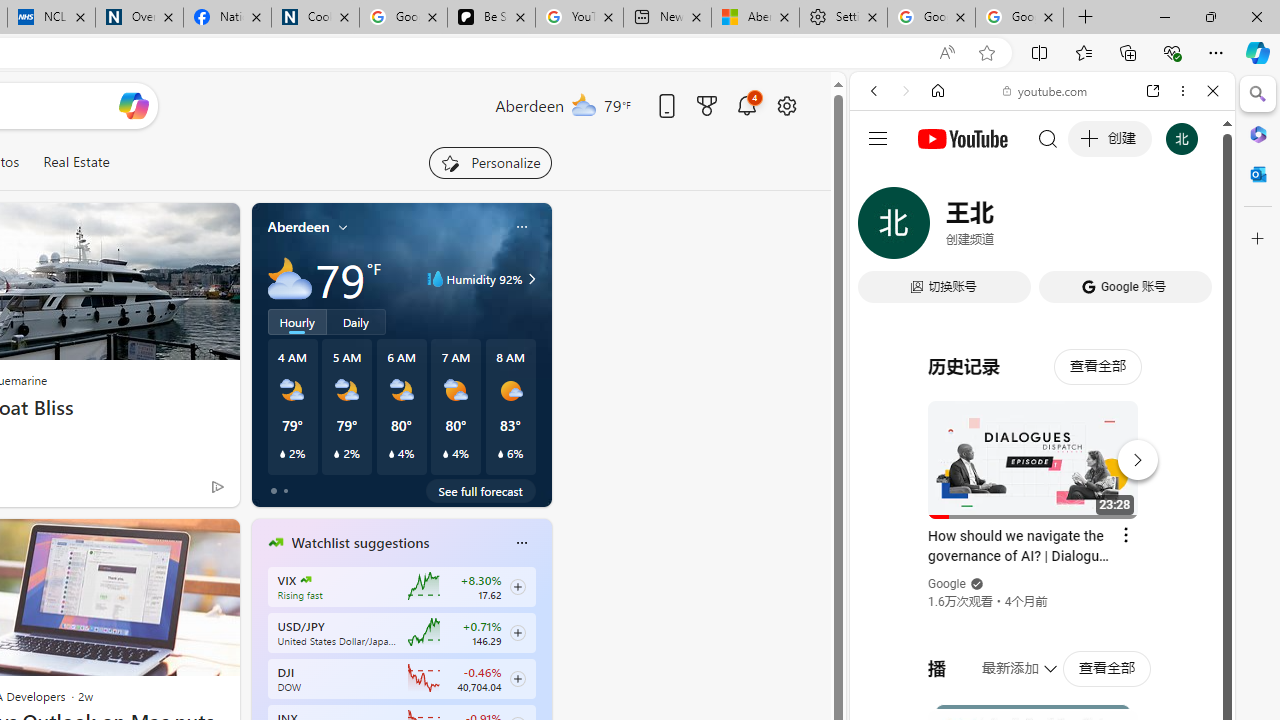 The width and height of the screenshot is (1280, 720). What do you see at coordinates (132, 105) in the screenshot?
I see `'Open Copilot'` at bounding box center [132, 105].